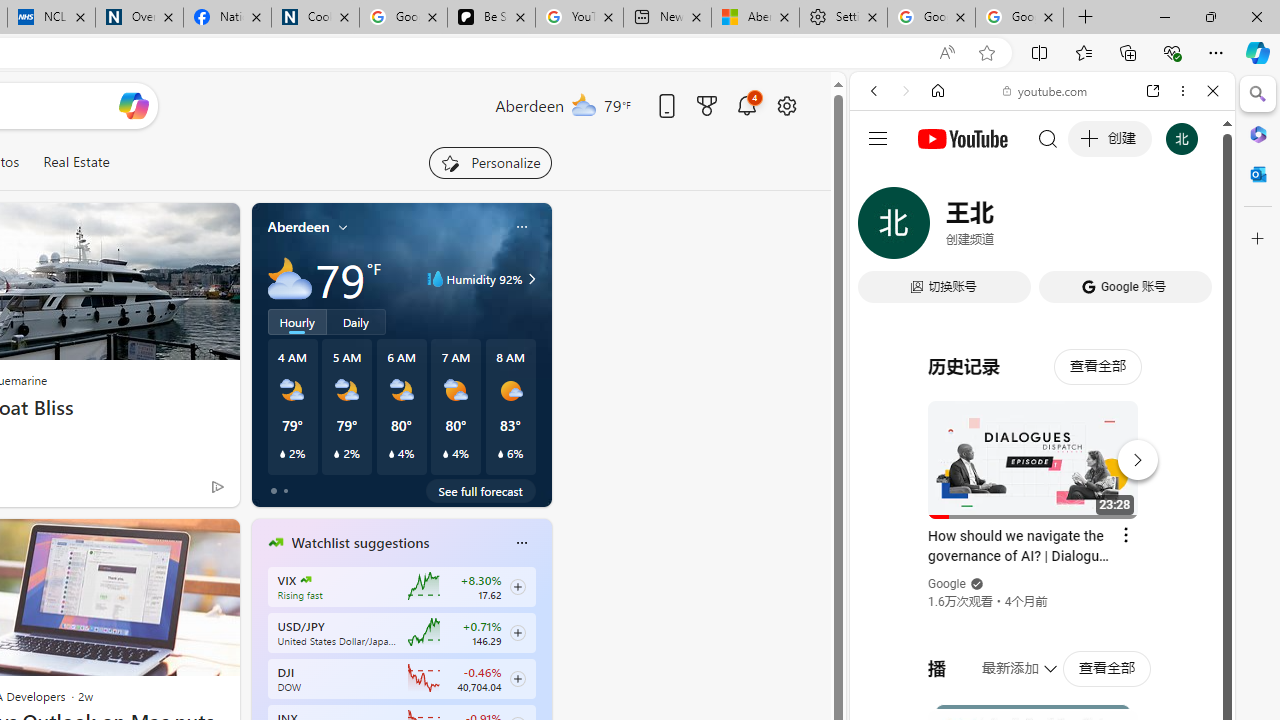 The width and height of the screenshot is (1280, 720). What do you see at coordinates (132, 105) in the screenshot?
I see `'Open Copilot'` at bounding box center [132, 105].